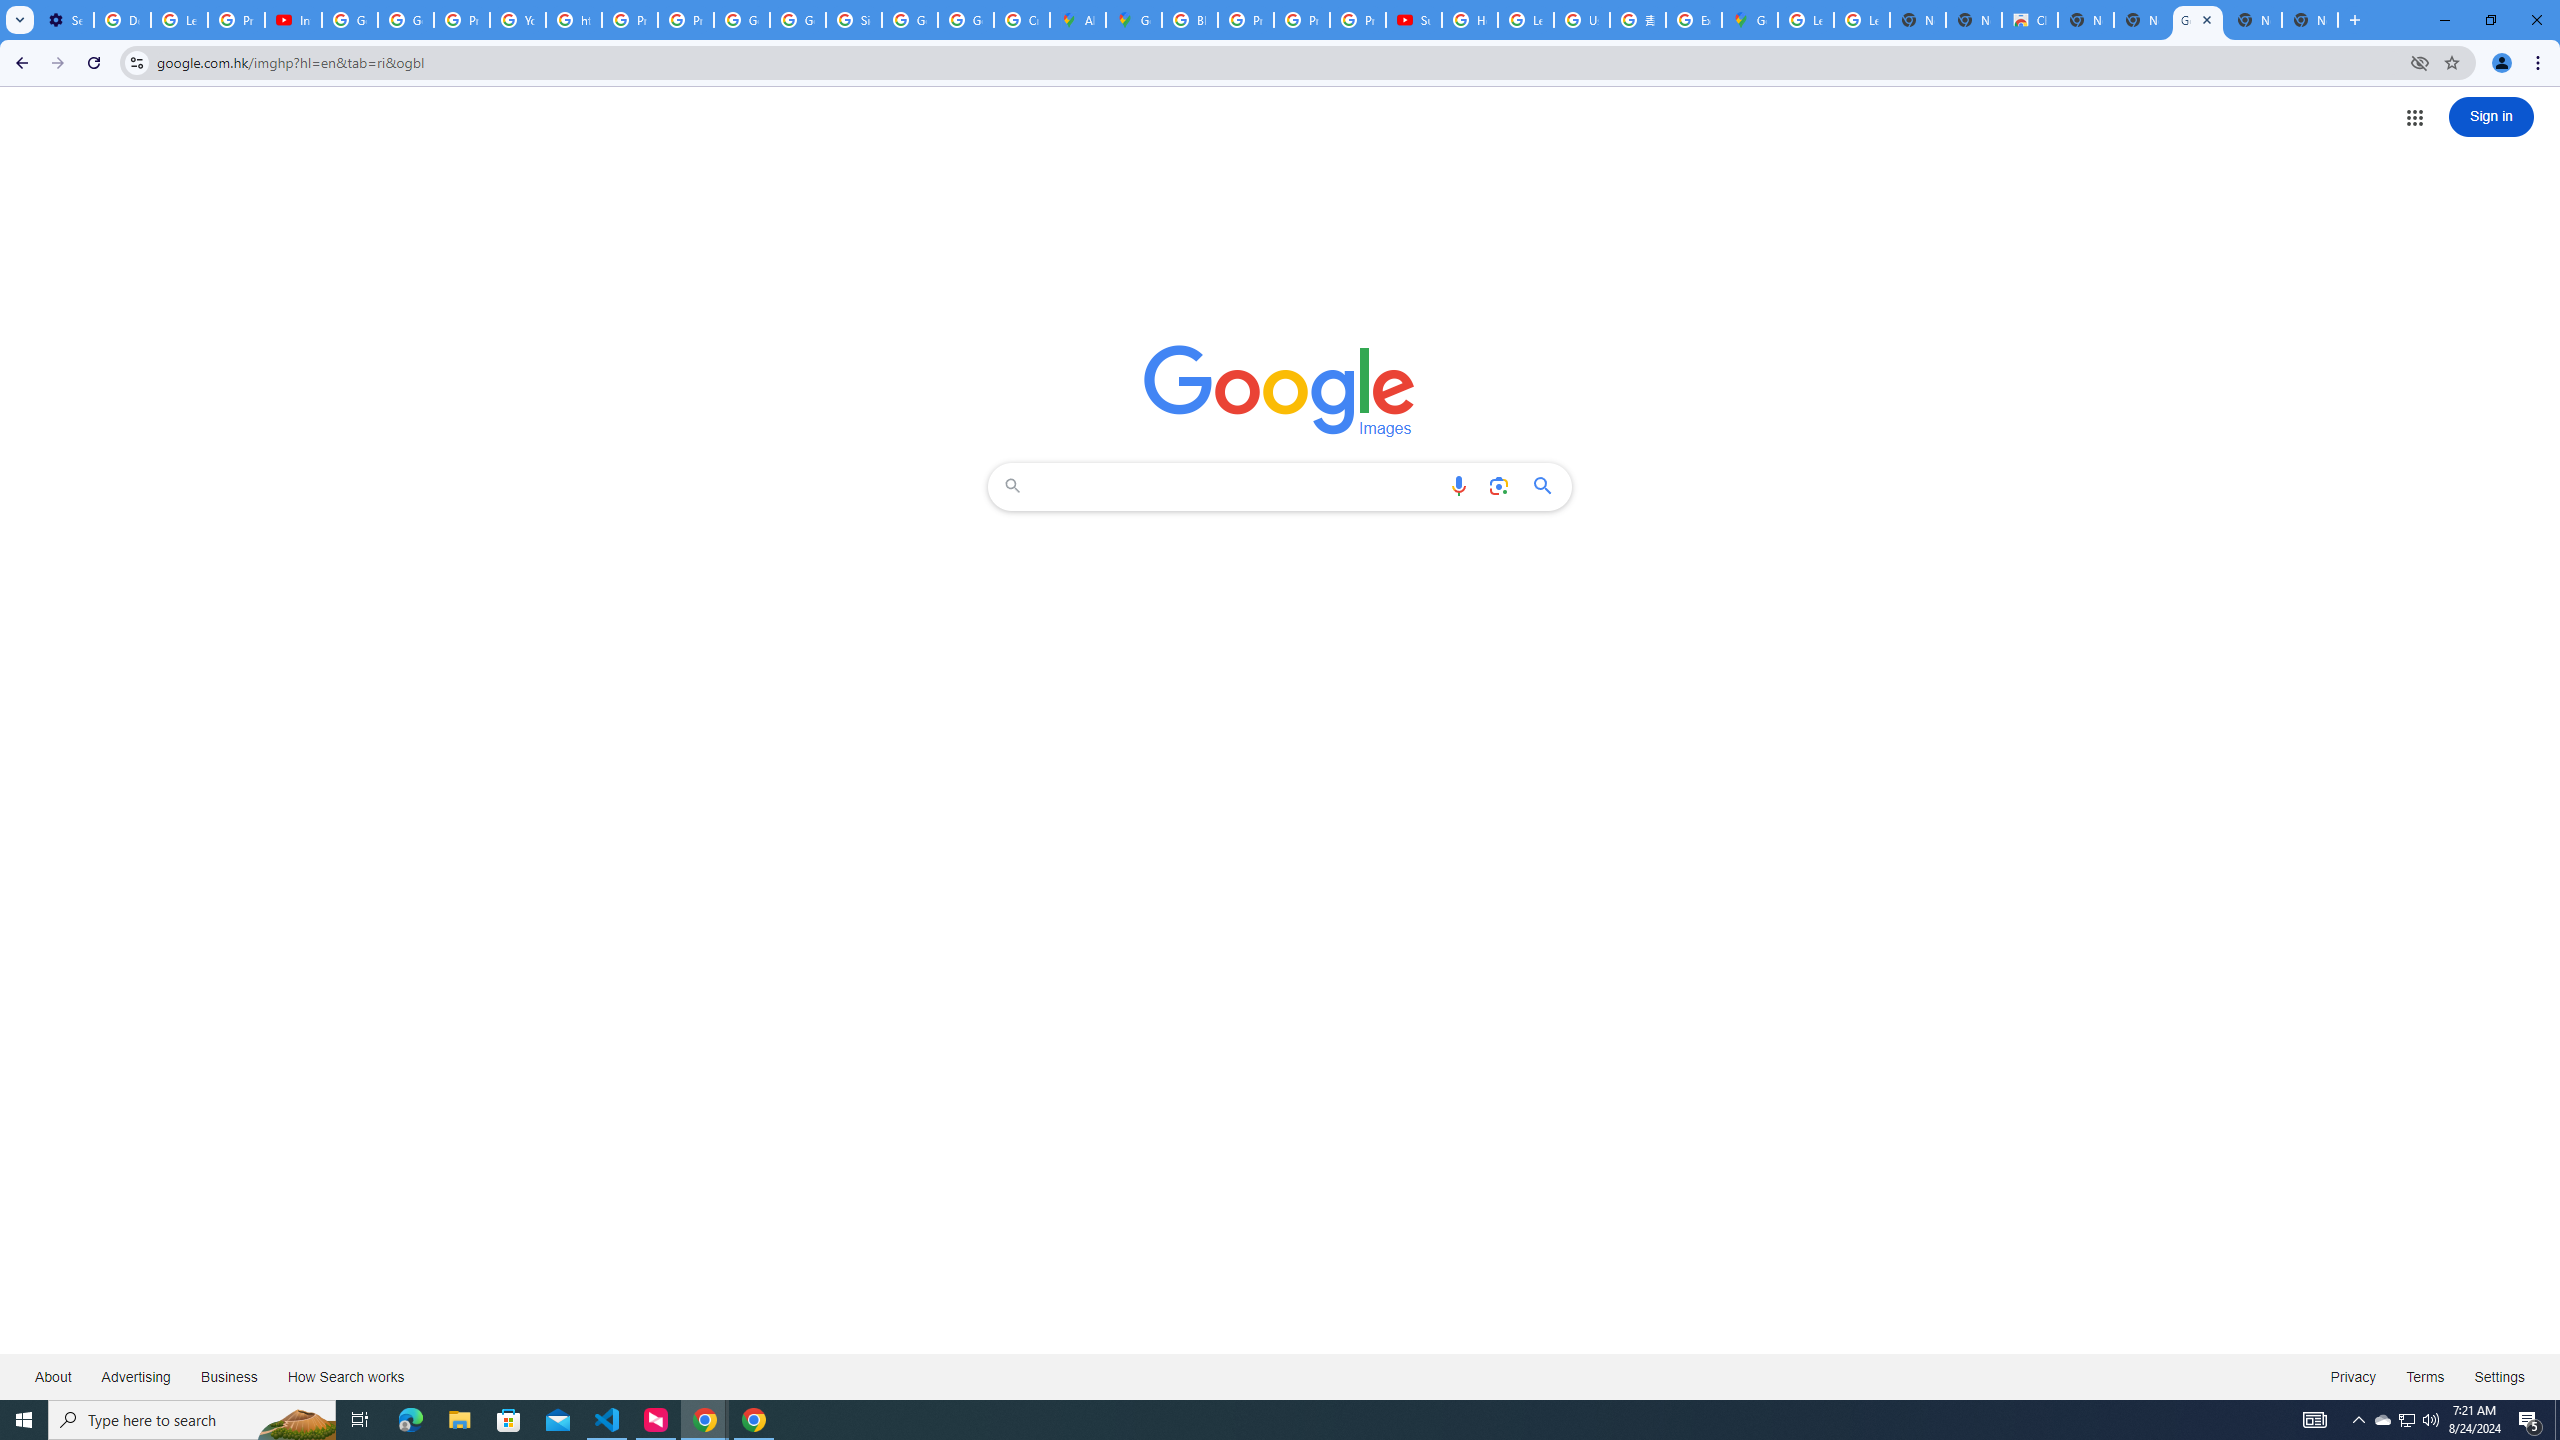 The height and width of the screenshot is (1440, 2560). What do you see at coordinates (228, 1375) in the screenshot?
I see `'Business'` at bounding box center [228, 1375].